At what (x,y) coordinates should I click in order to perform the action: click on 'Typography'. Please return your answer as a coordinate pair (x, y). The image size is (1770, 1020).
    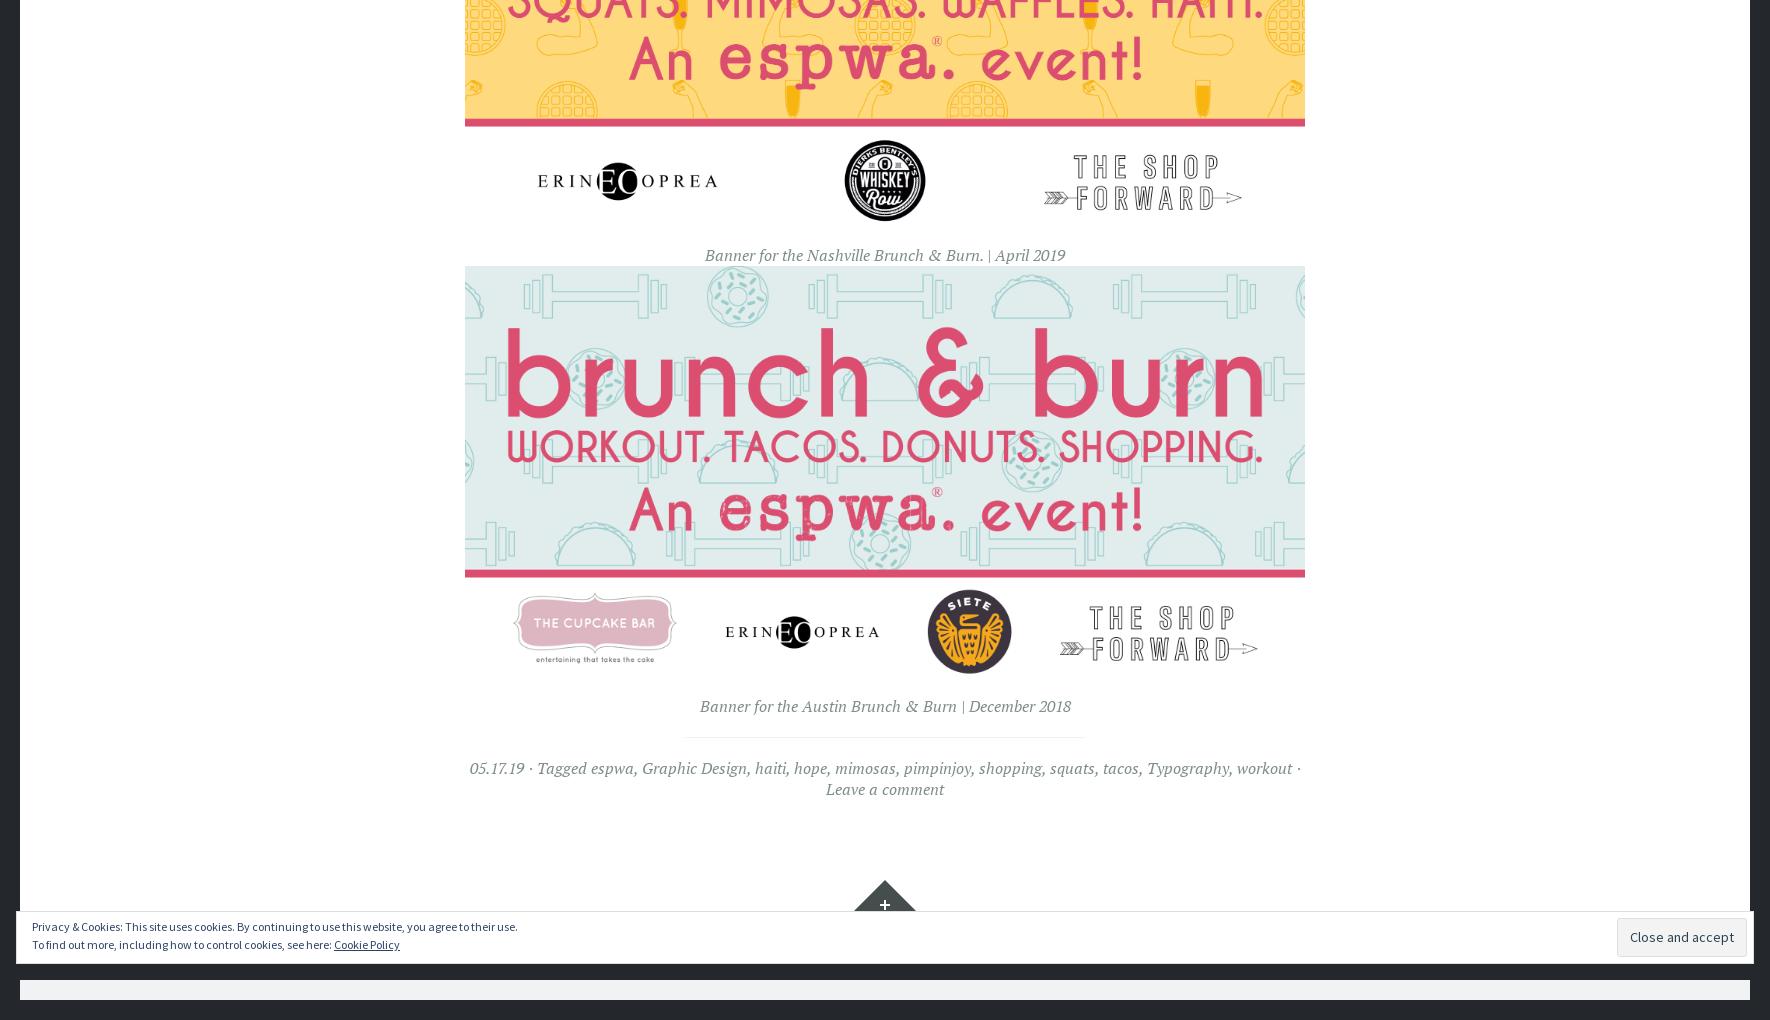
    Looking at the image, I should click on (1185, 766).